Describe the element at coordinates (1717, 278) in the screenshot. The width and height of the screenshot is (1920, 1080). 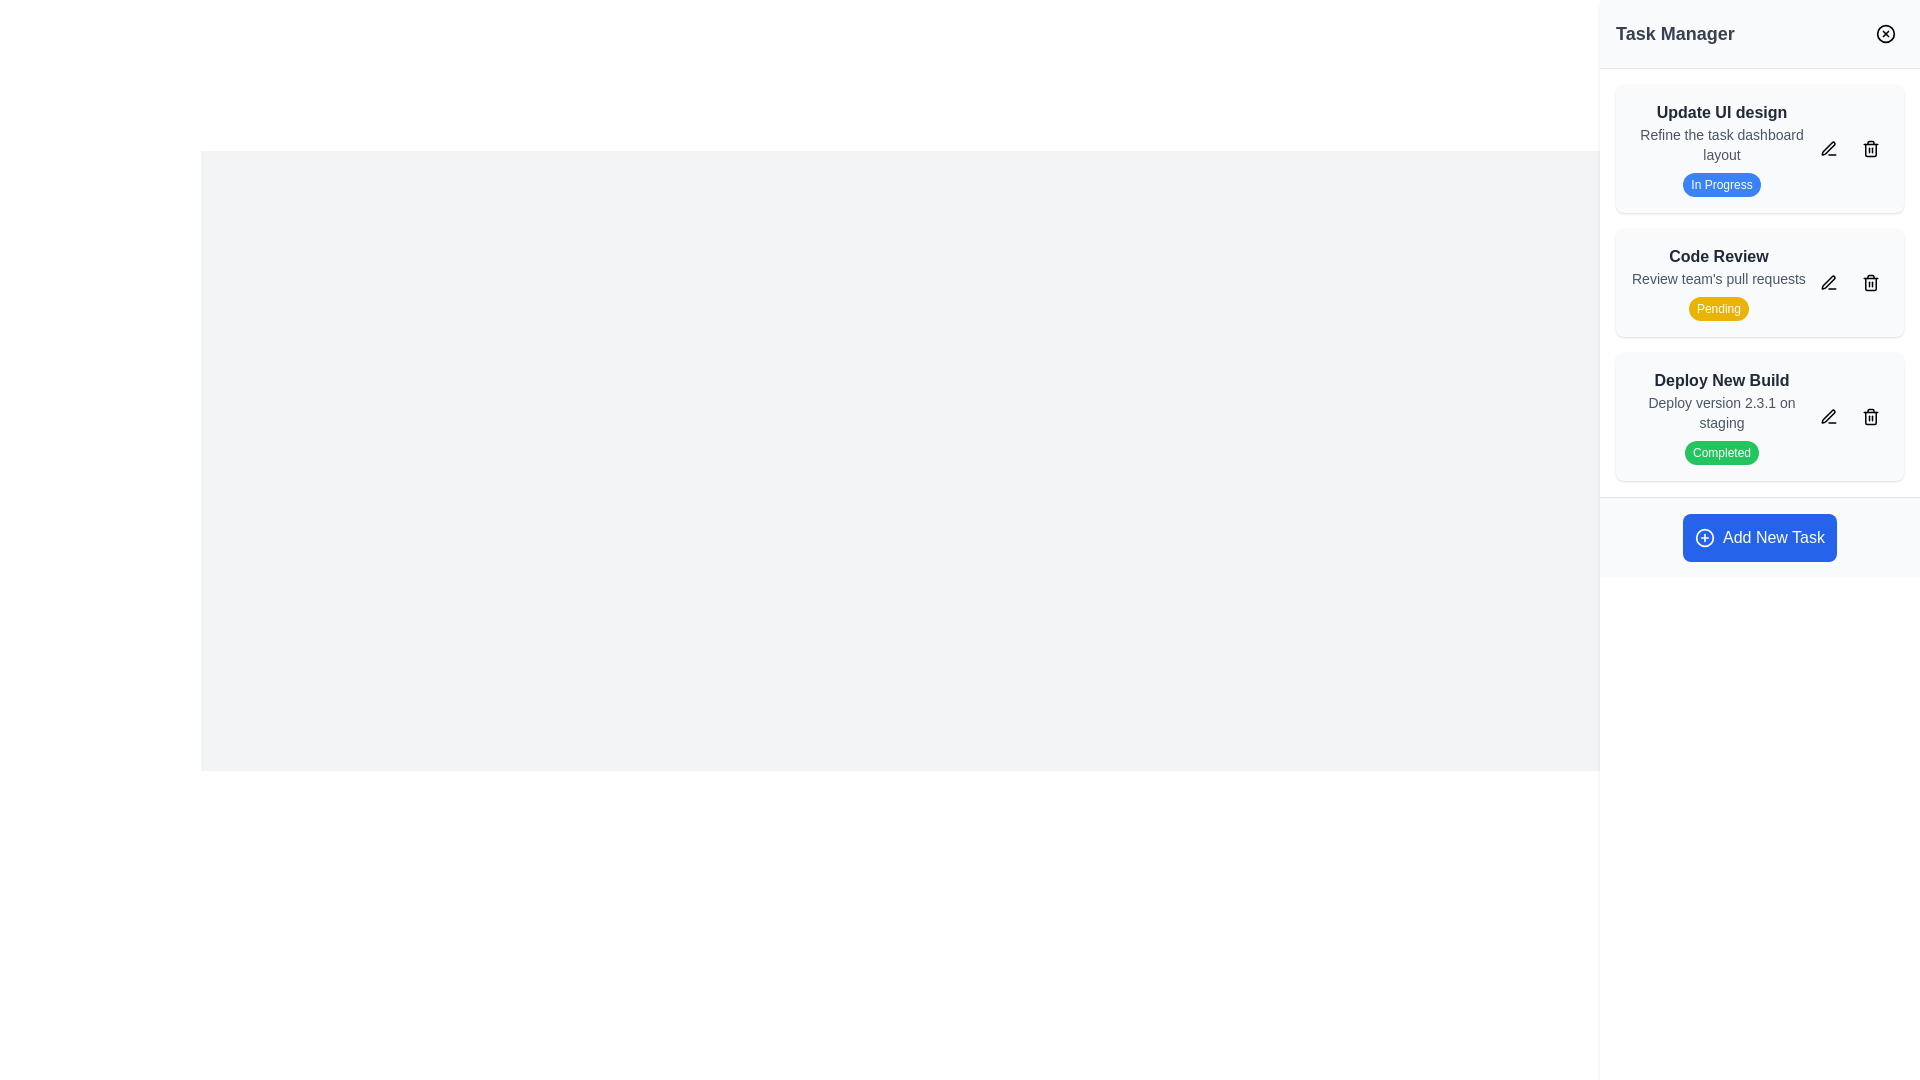
I see `the text element providing additional context for the 'Code Review' task, located in the second task card of the task manager interface, centered horizontally between the 'Code Review' header and 'Pending' status label` at that location.